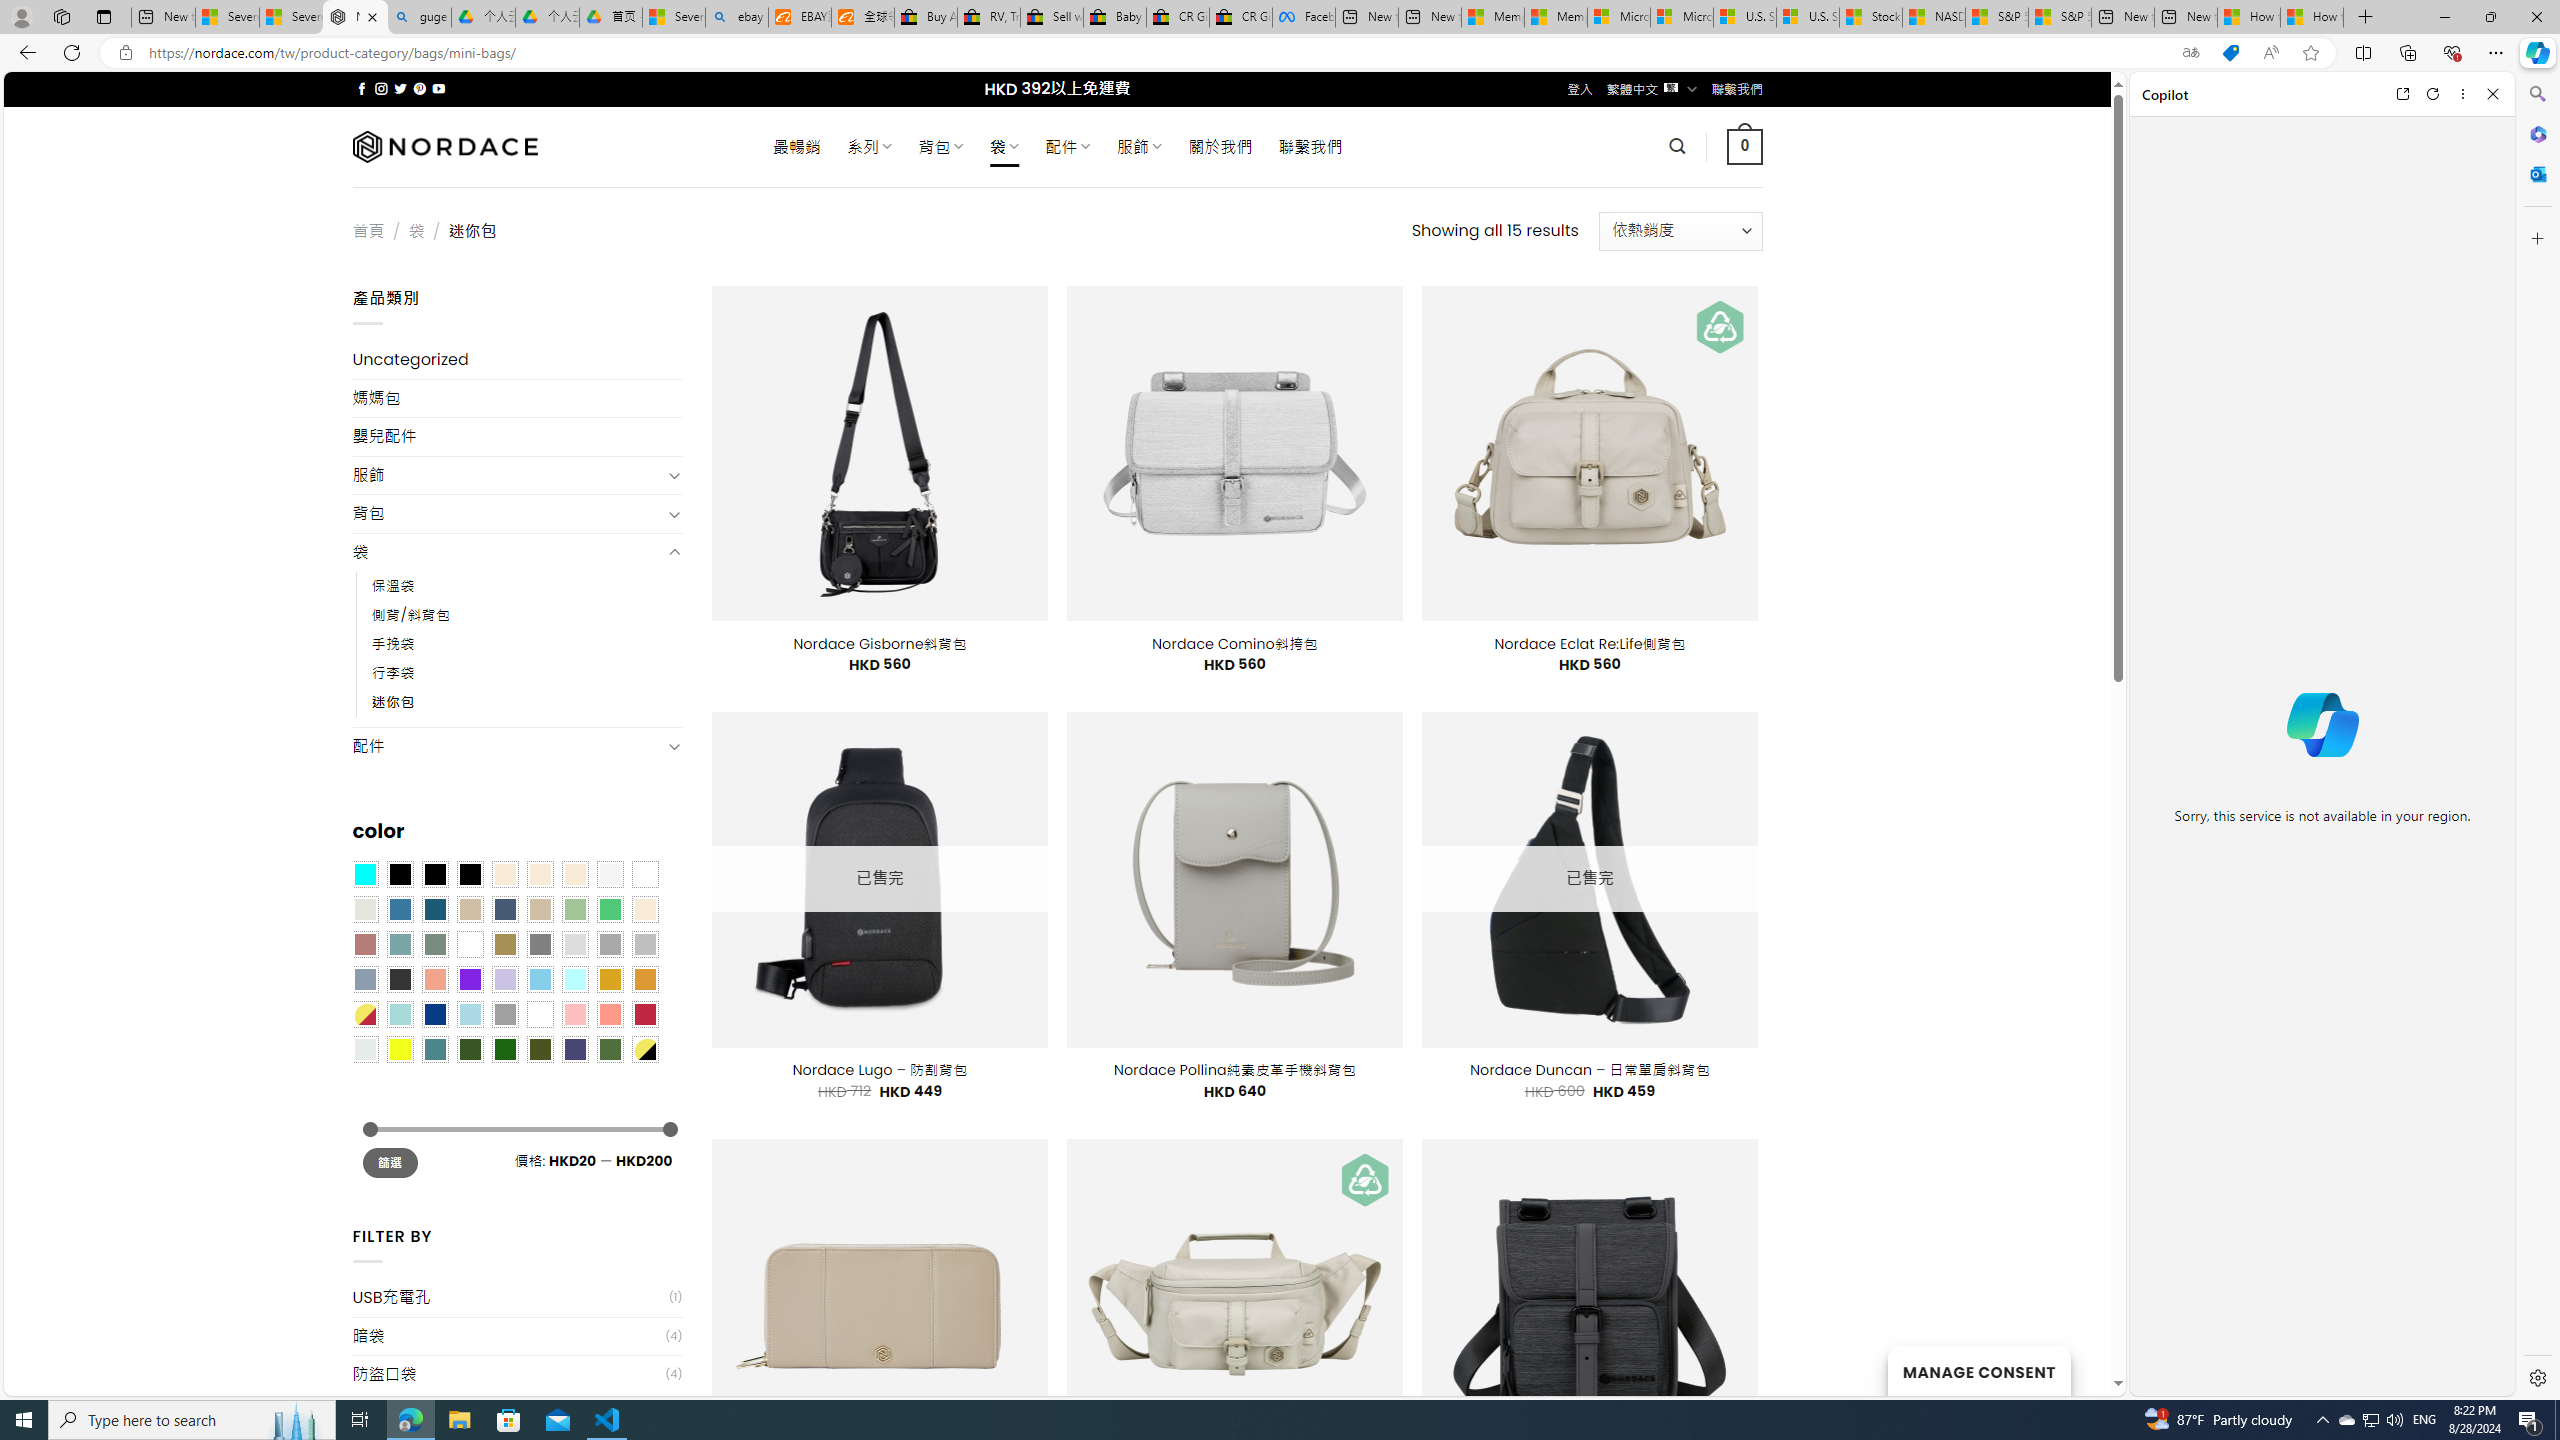 The width and height of the screenshot is (2560, 1440). What do you see at coordinates (2190, 53) in the screenshot?
I see `'Show translate options'` at bounding box center [2190, 53].